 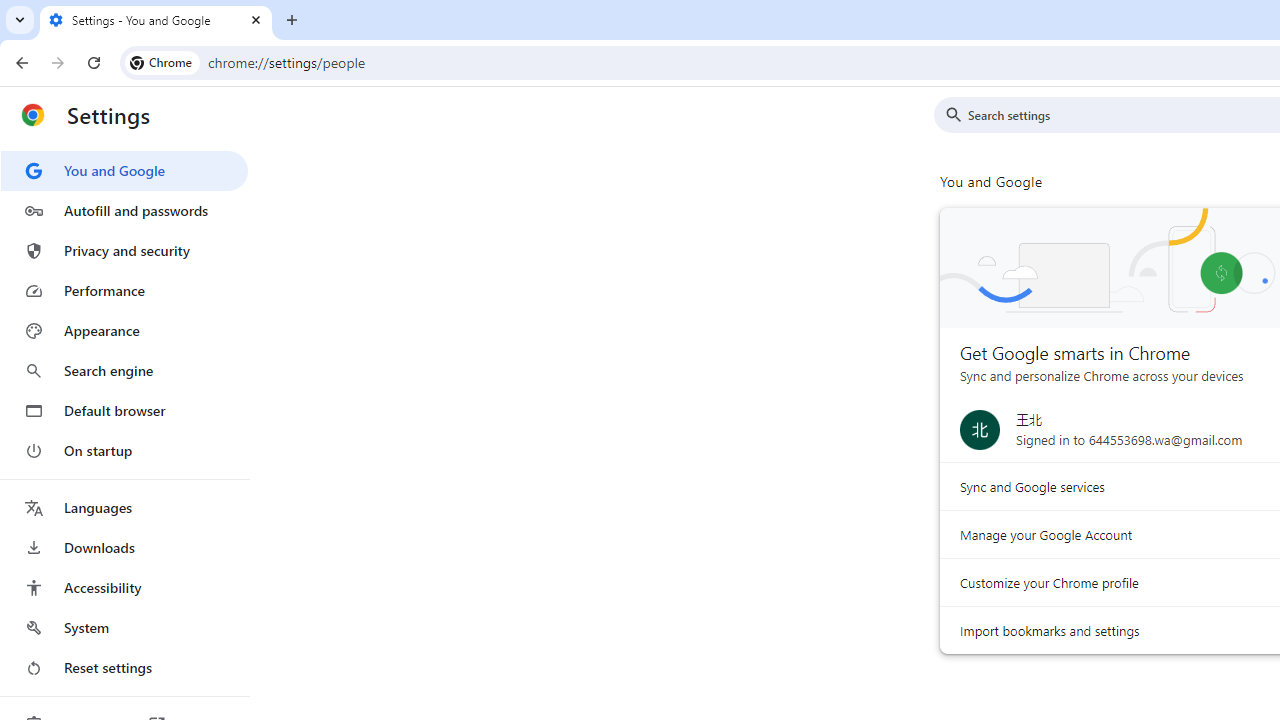 What do you see at coordinates (155, 20) in the screenshot?
I see `'Settings - You and Google'` at bounding box center [155, 20].